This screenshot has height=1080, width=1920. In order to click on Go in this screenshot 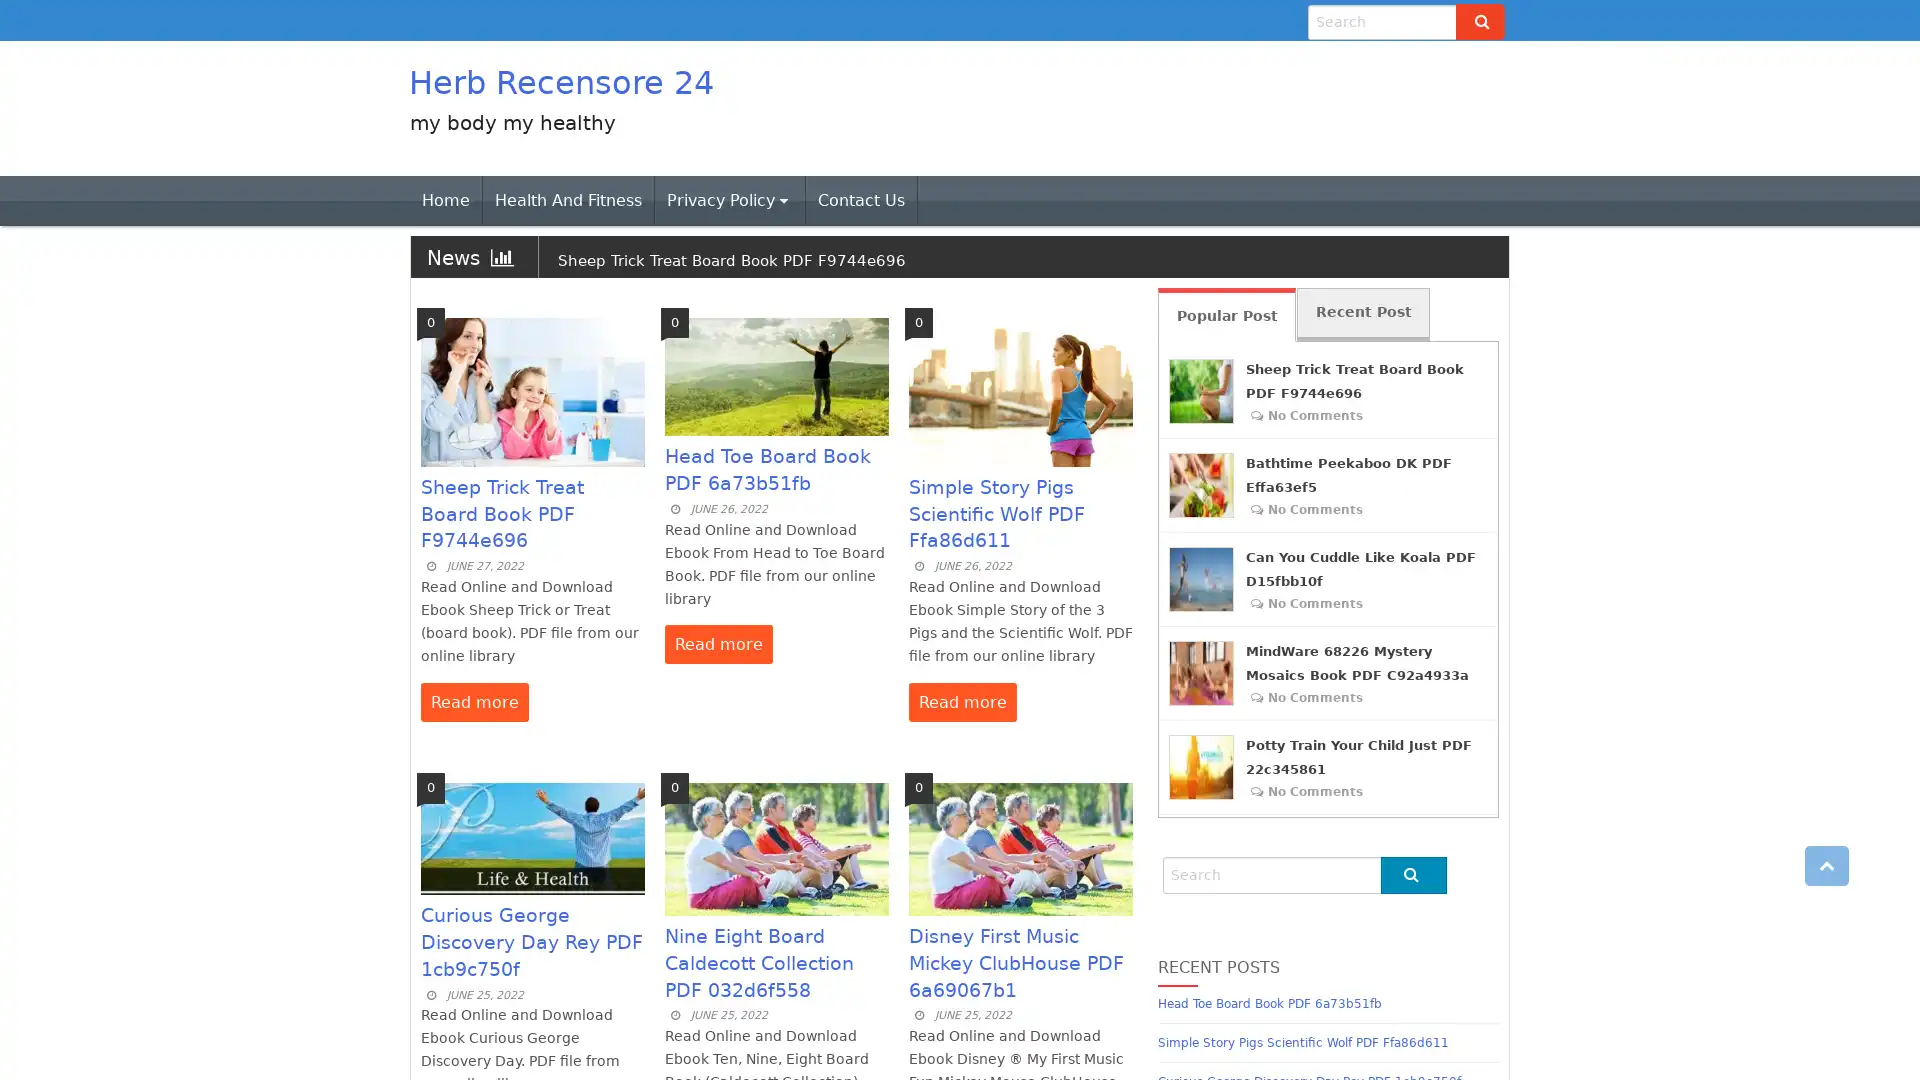, I will do `click(1480, 20)`.